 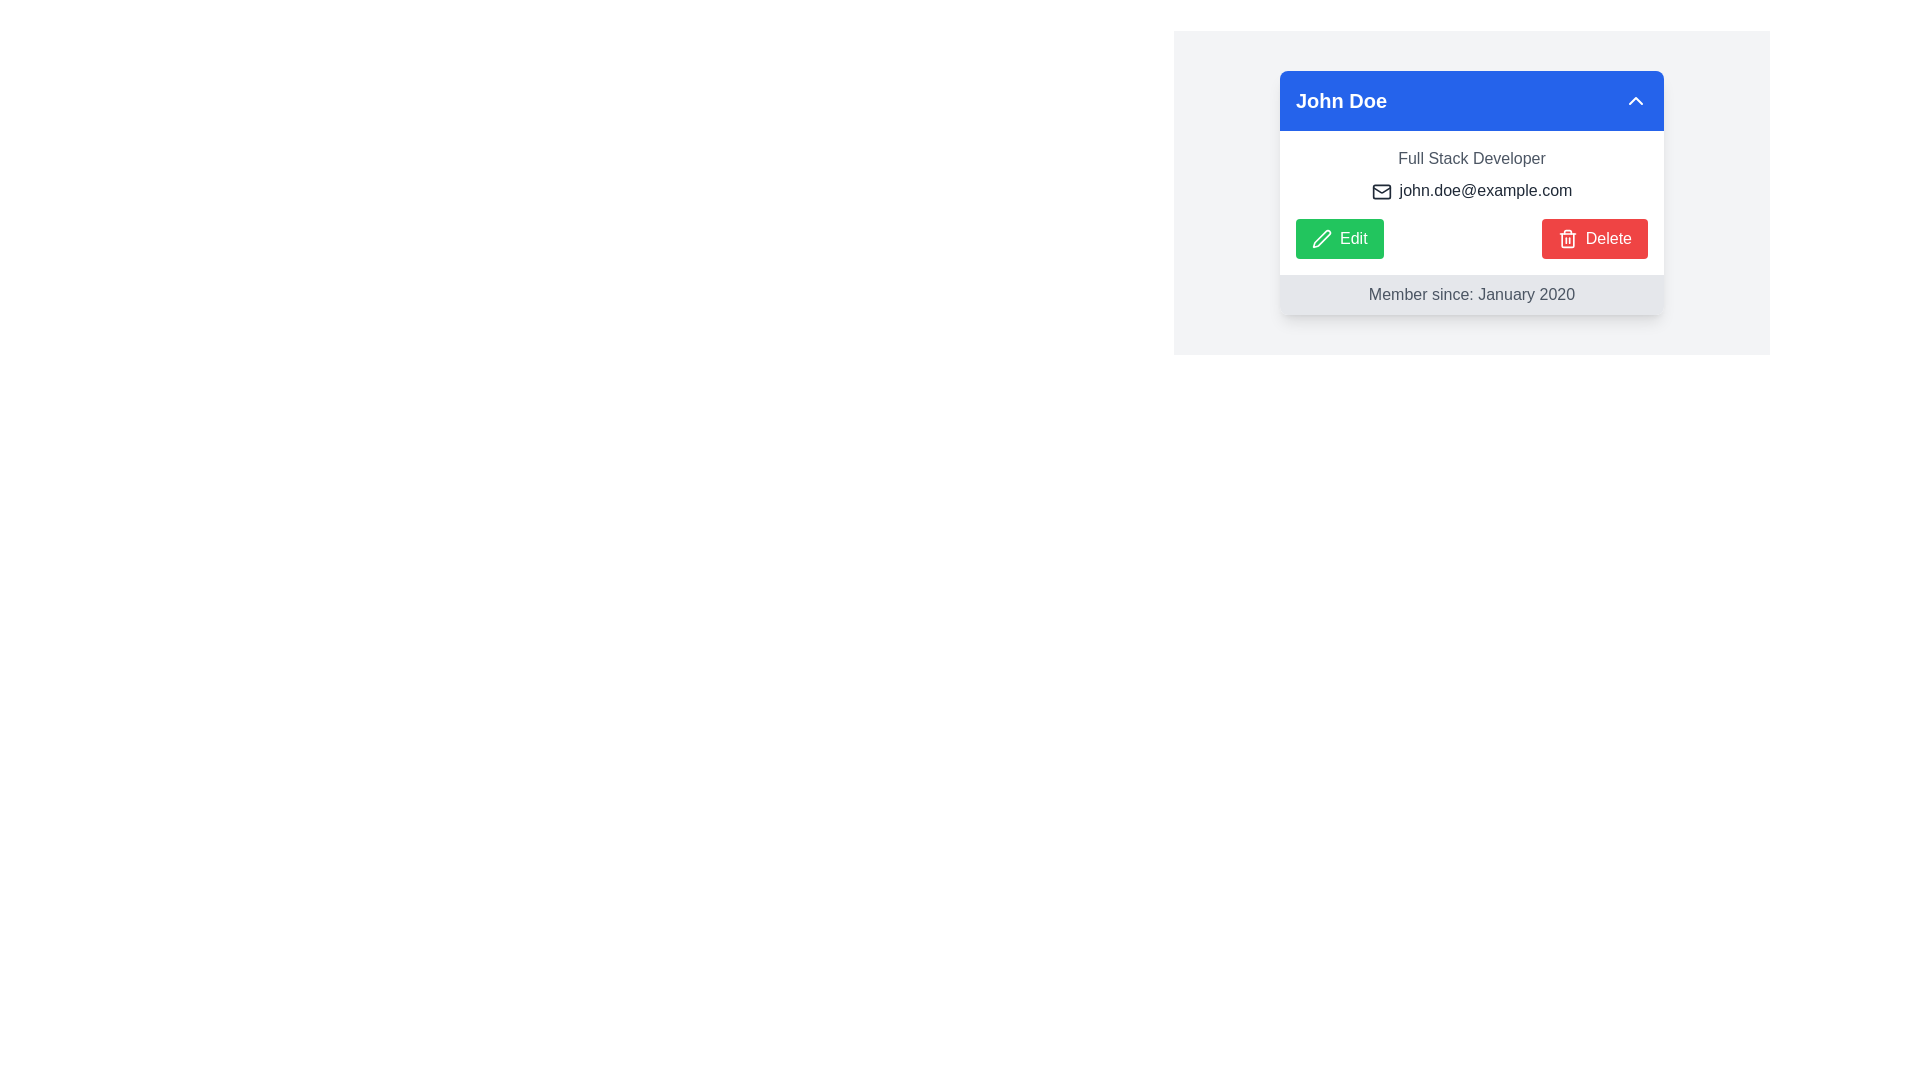 I want to click on the 'Delete' button, which has a red background, white text, and a trash bin icon, to observe its hover effects, so click(x=1593, y=238).